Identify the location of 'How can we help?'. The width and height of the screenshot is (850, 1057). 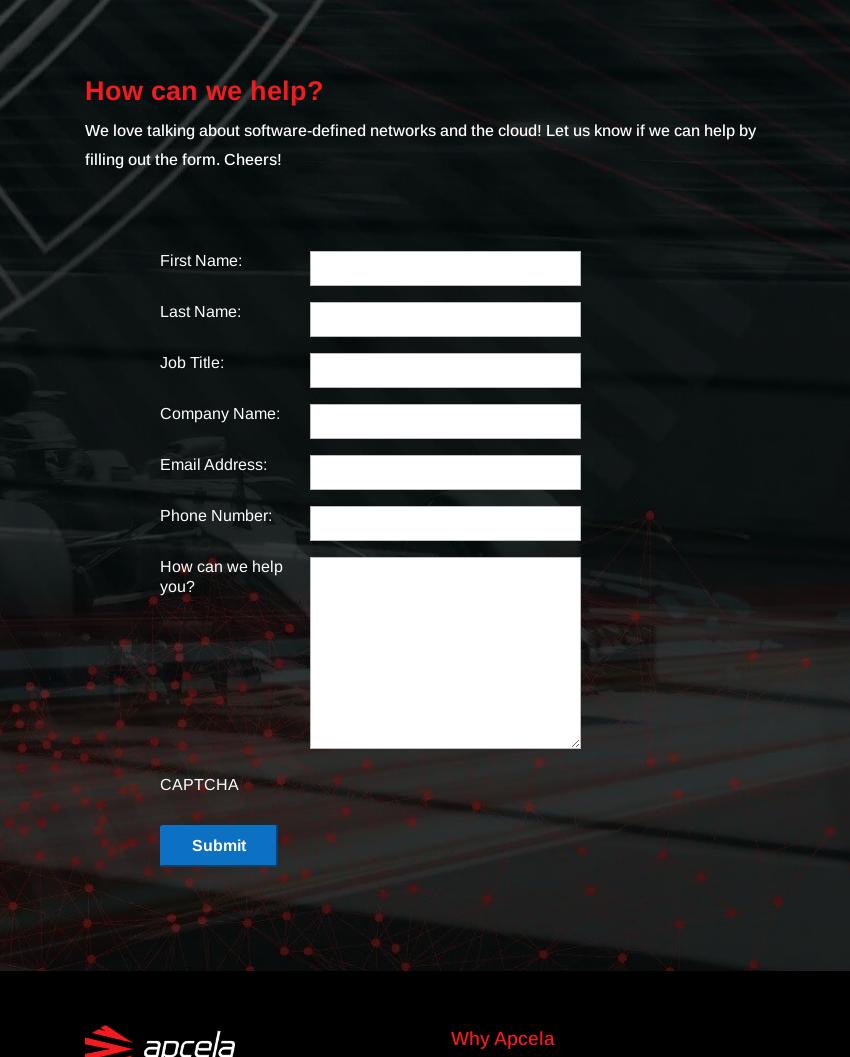
(203, 90).